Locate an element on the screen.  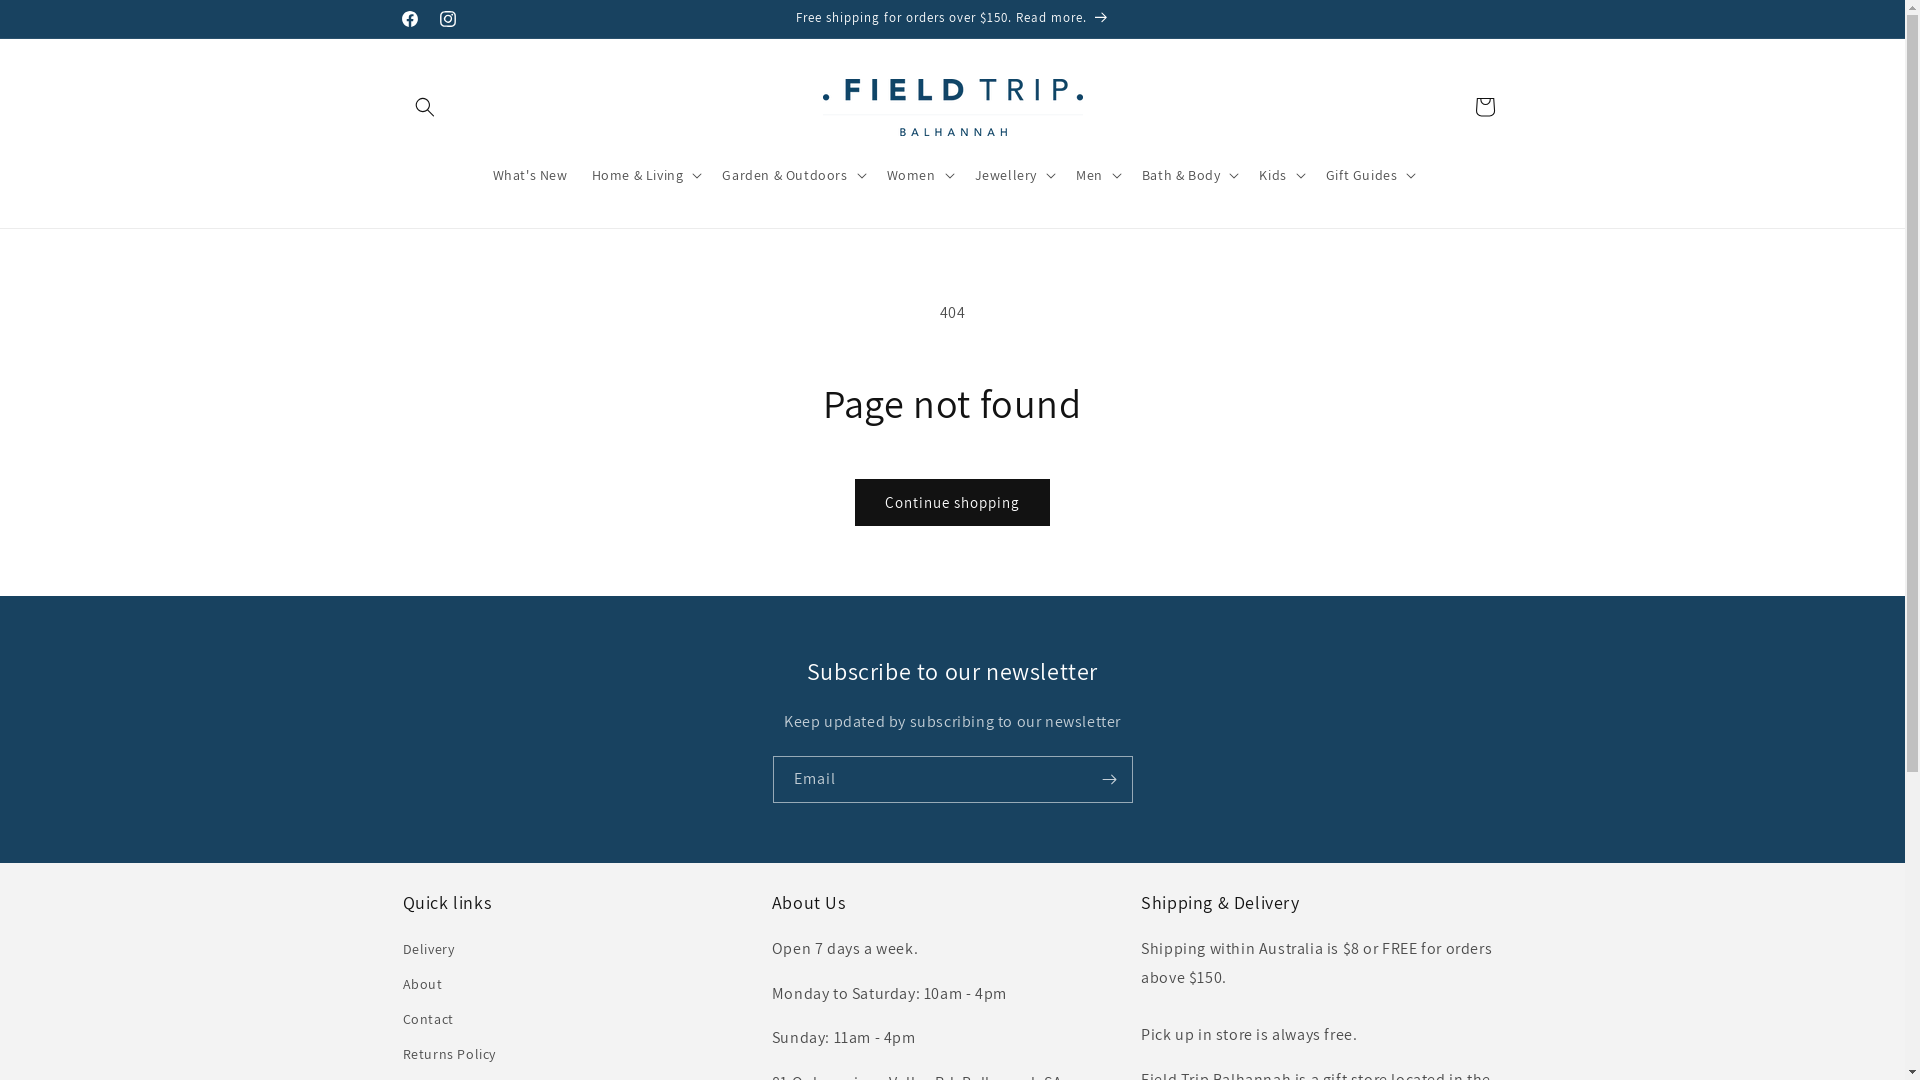
'About' is located at coordinates (421, 983).